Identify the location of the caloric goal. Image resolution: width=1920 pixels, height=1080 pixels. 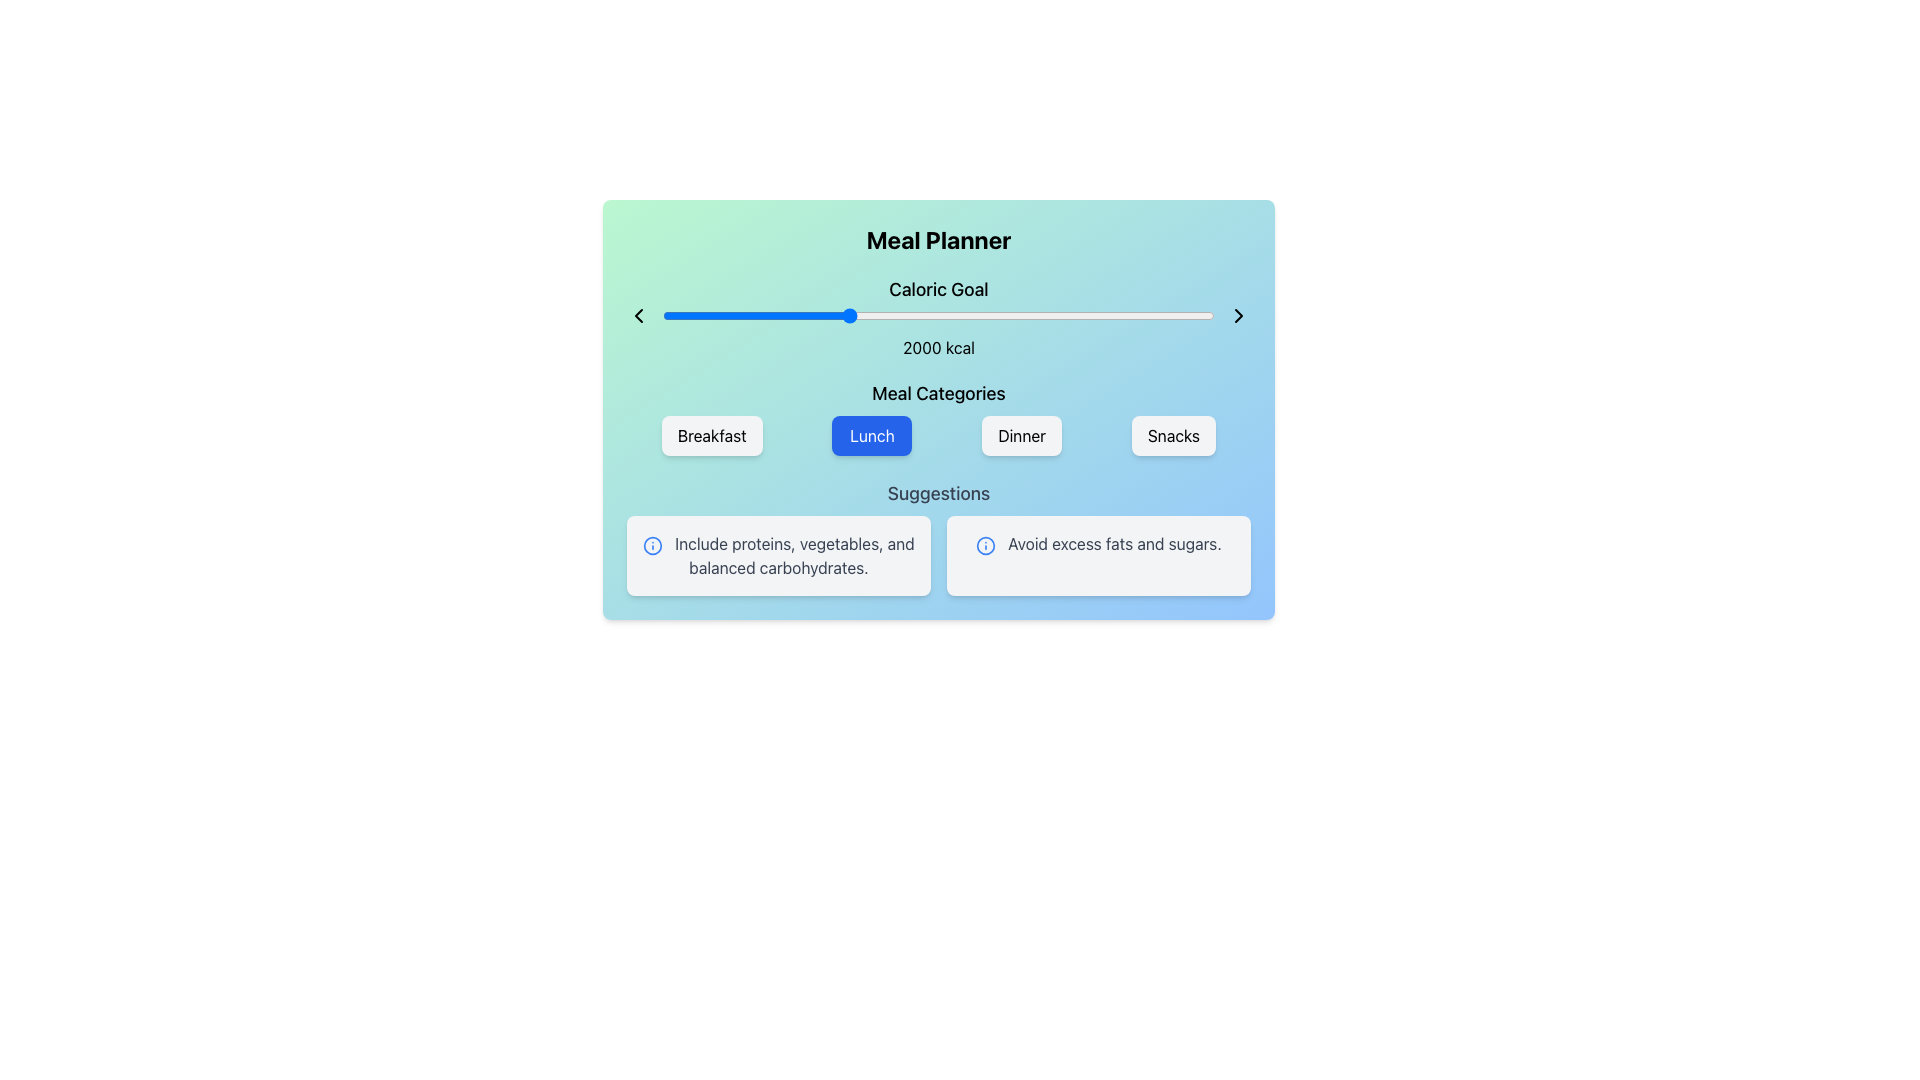
(945, 315).